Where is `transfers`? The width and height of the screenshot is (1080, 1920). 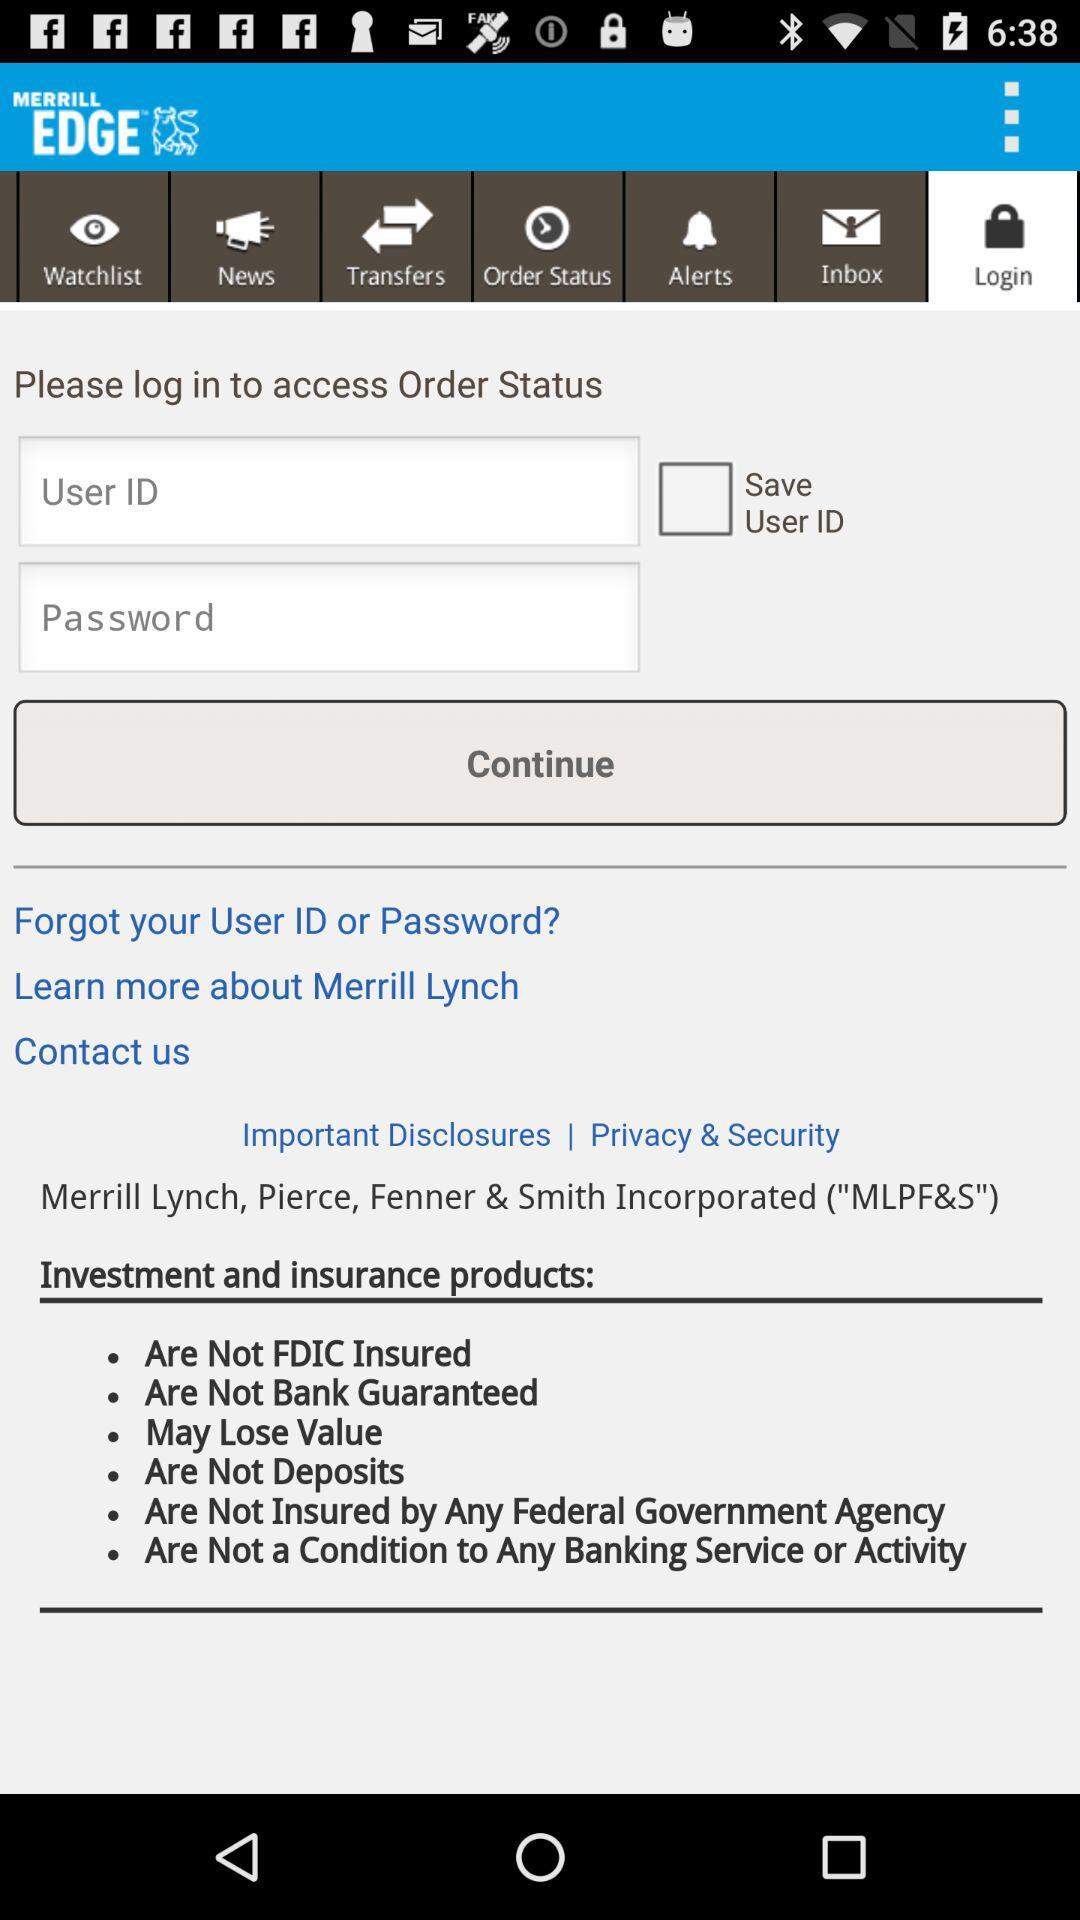
transfers is located at coordinates (396, 236).